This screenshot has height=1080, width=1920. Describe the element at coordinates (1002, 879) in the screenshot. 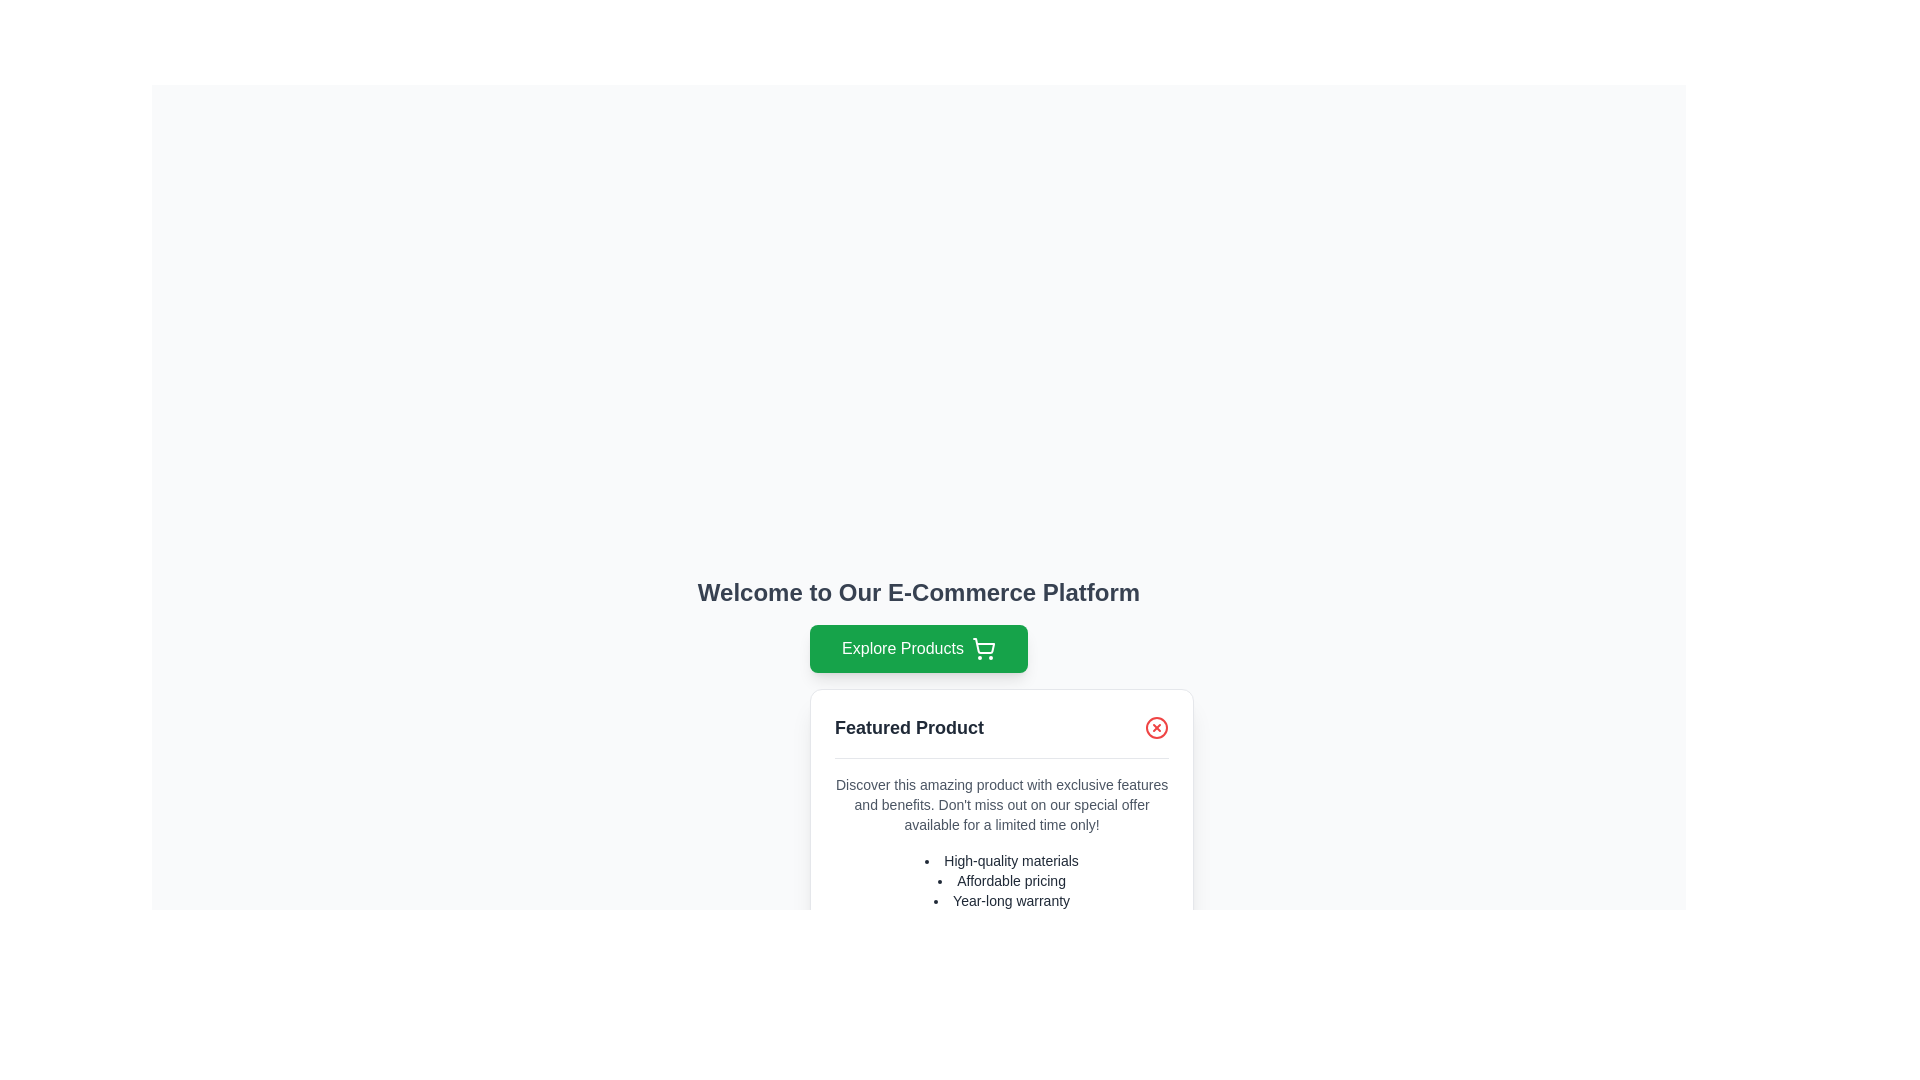

I see `the second item in the bulleted list that contains the text 'Affordable pricing', which is located below the 'Featured Product' title` at that location.